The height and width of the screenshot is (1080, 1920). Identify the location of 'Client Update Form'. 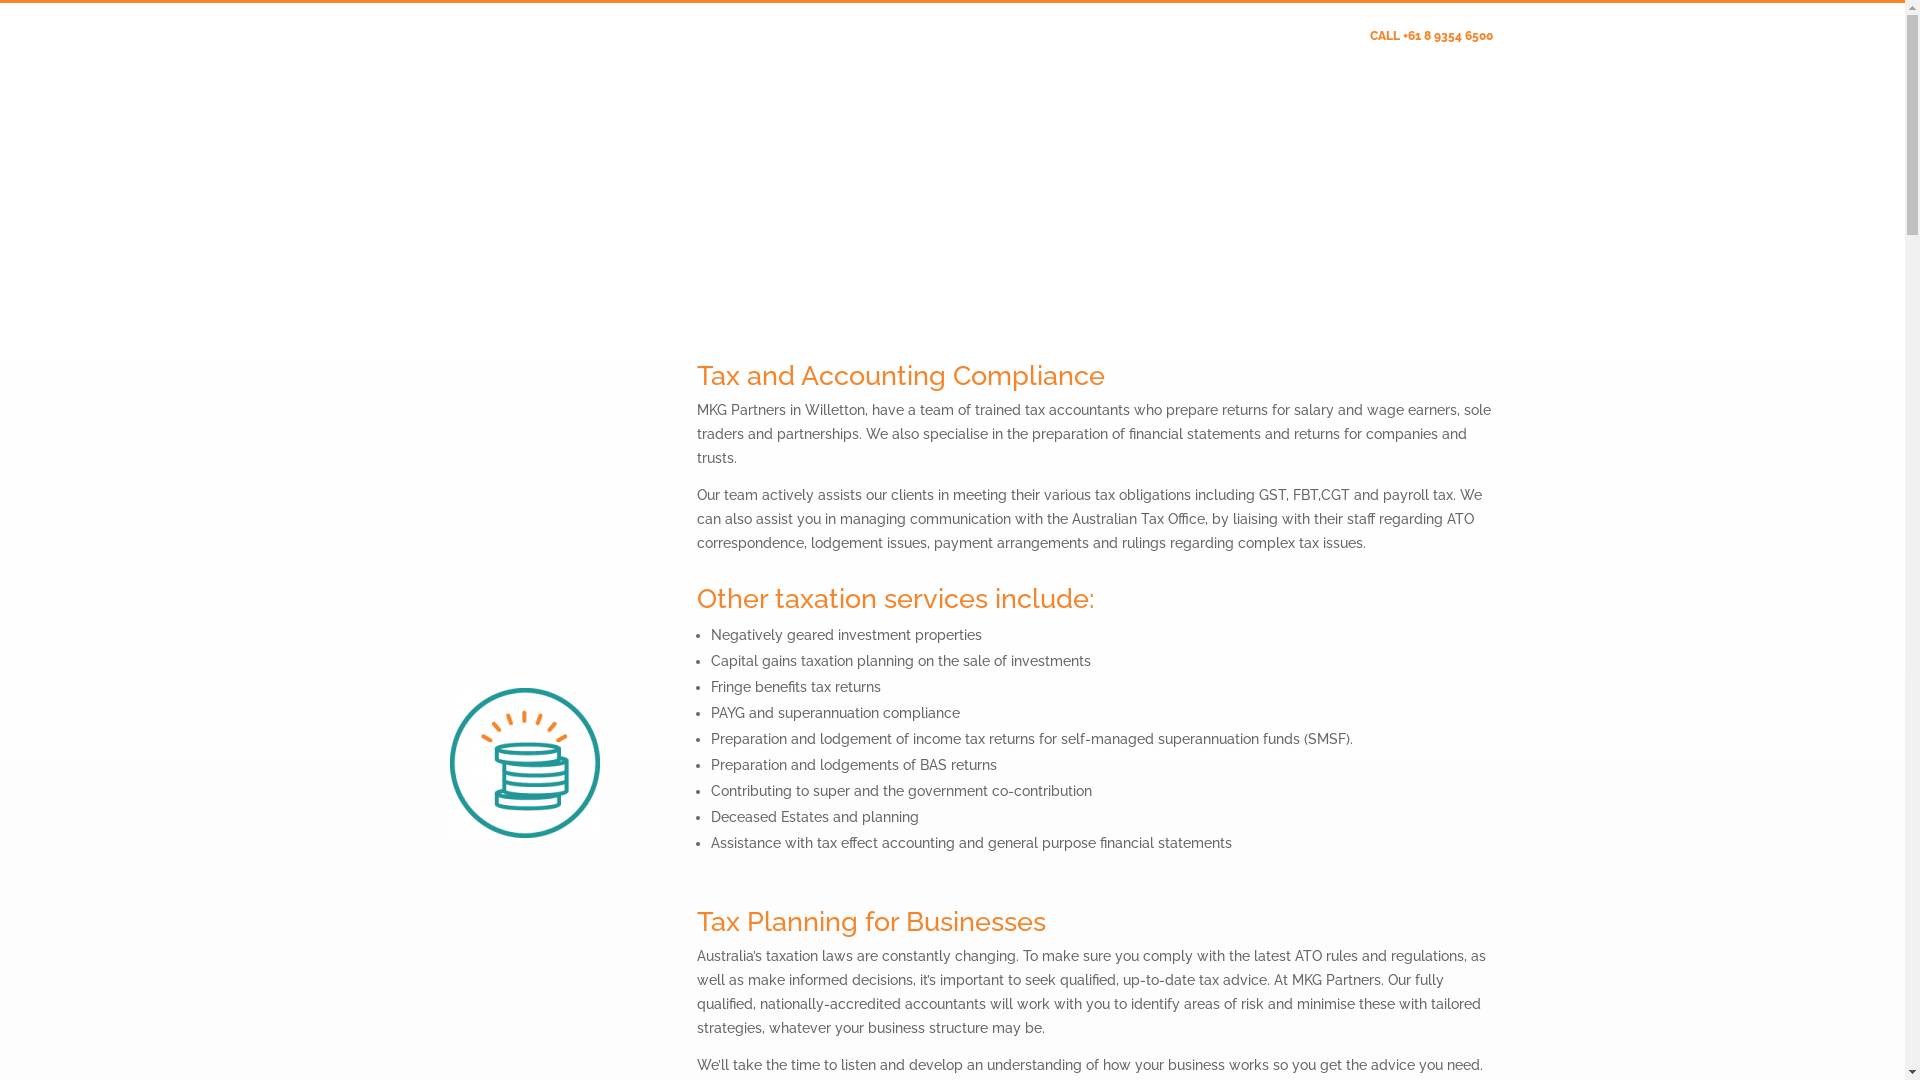
(1276, 40).